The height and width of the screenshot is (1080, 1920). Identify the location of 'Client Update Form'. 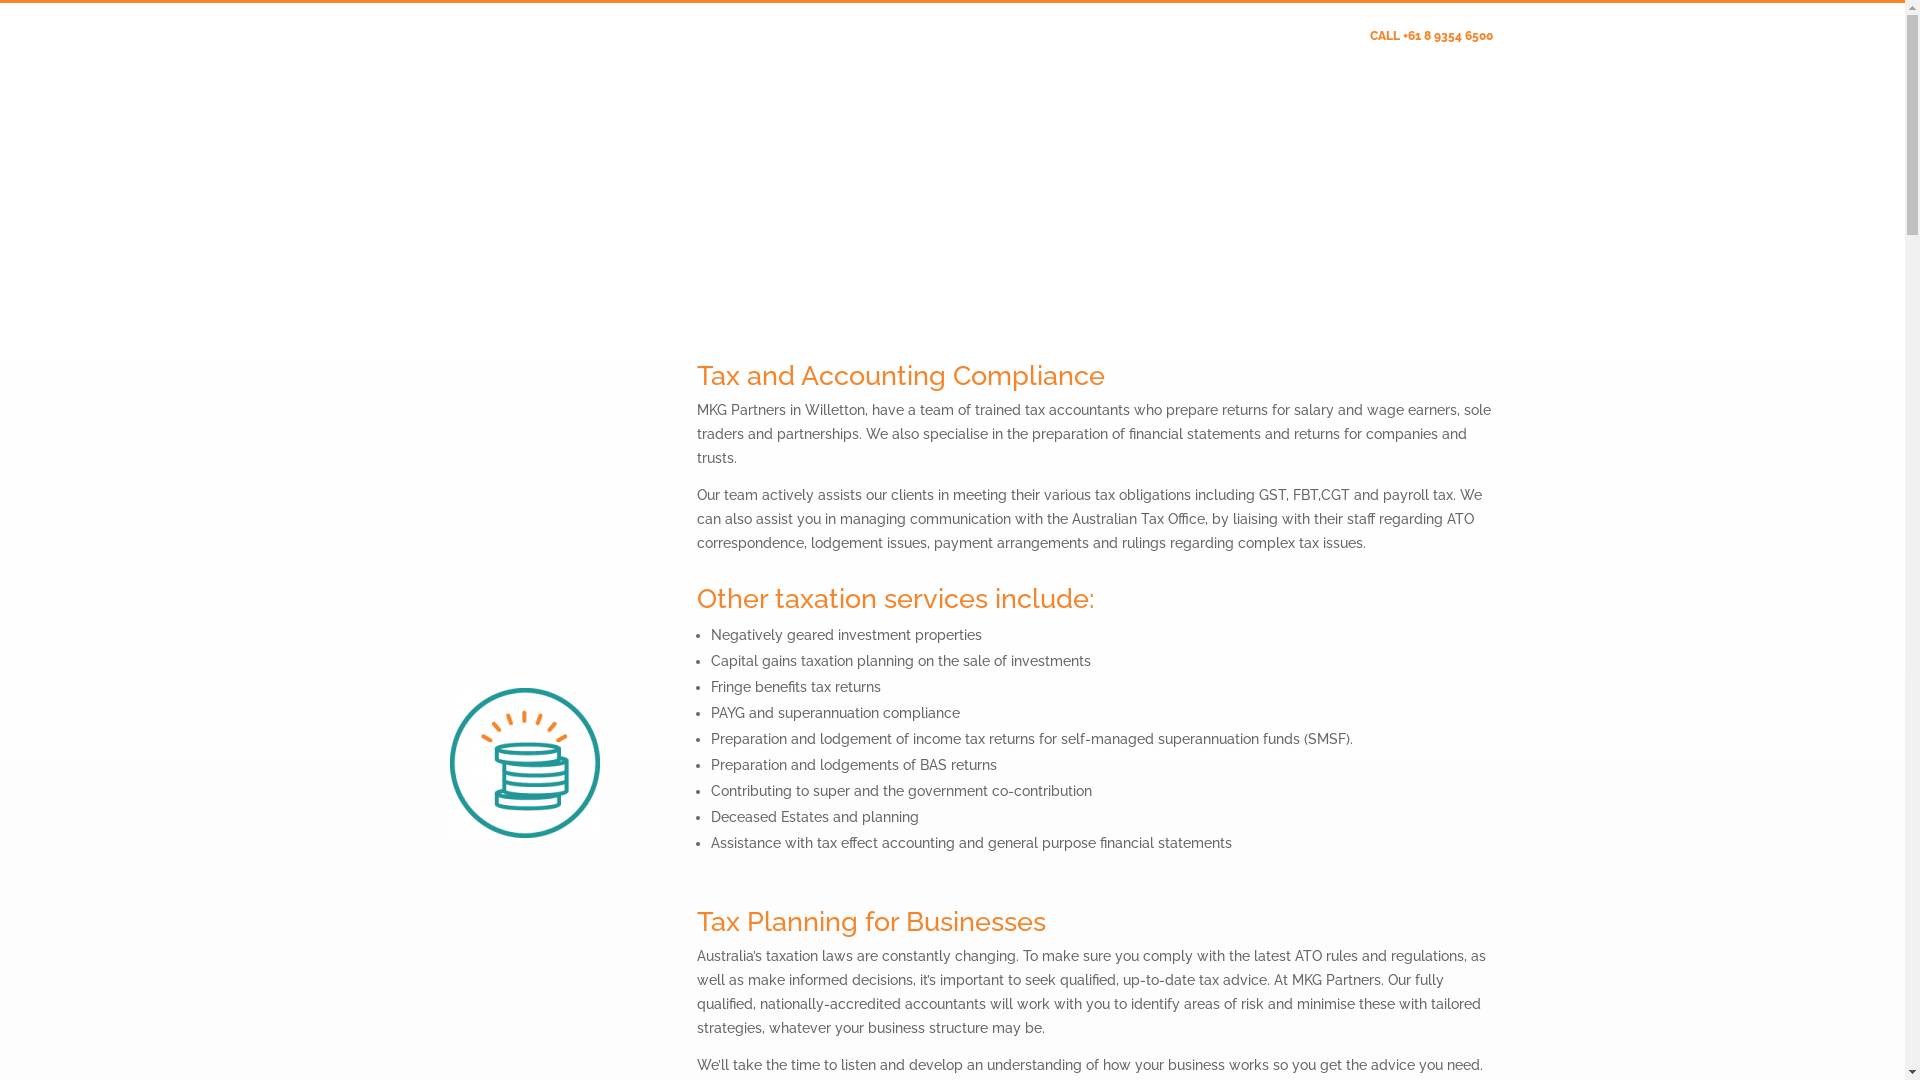
(1276, 40).